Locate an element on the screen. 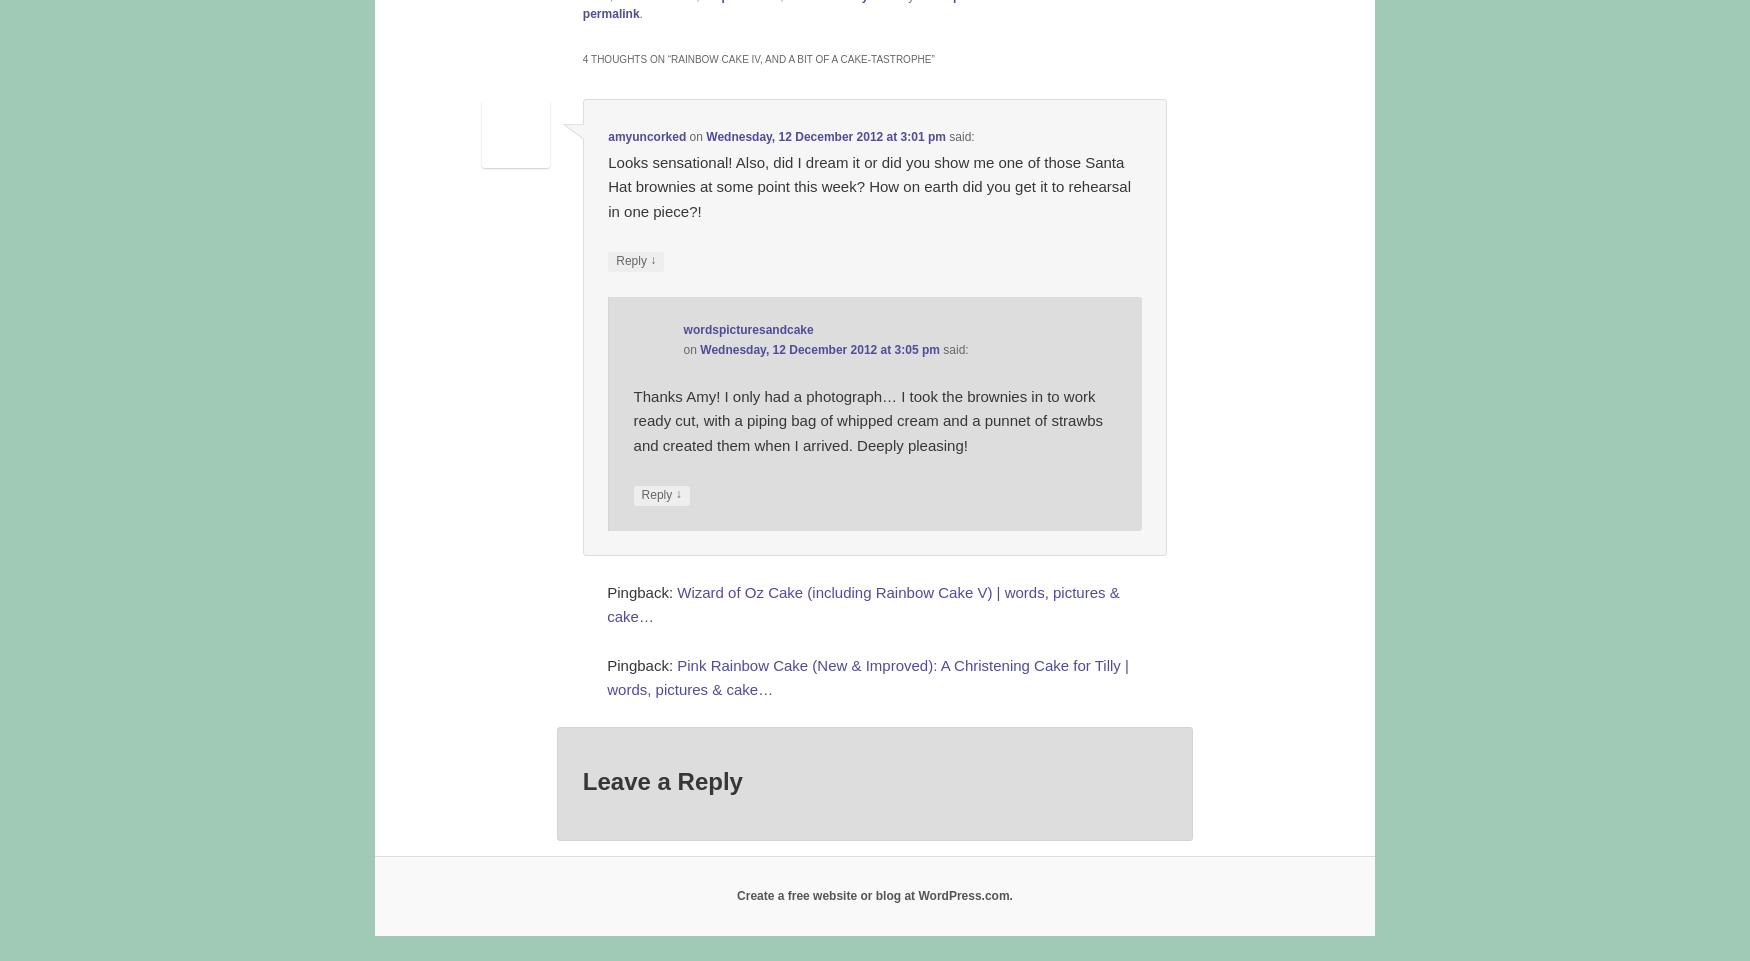 The image size is (1750, 961). 'Looks sensational! Also, did I dream it or did you show me one of those Santa Hat brownies at some point this week? How on earth did you get it to rehearsal in one piece?!' is located at coordinates (869, 185).